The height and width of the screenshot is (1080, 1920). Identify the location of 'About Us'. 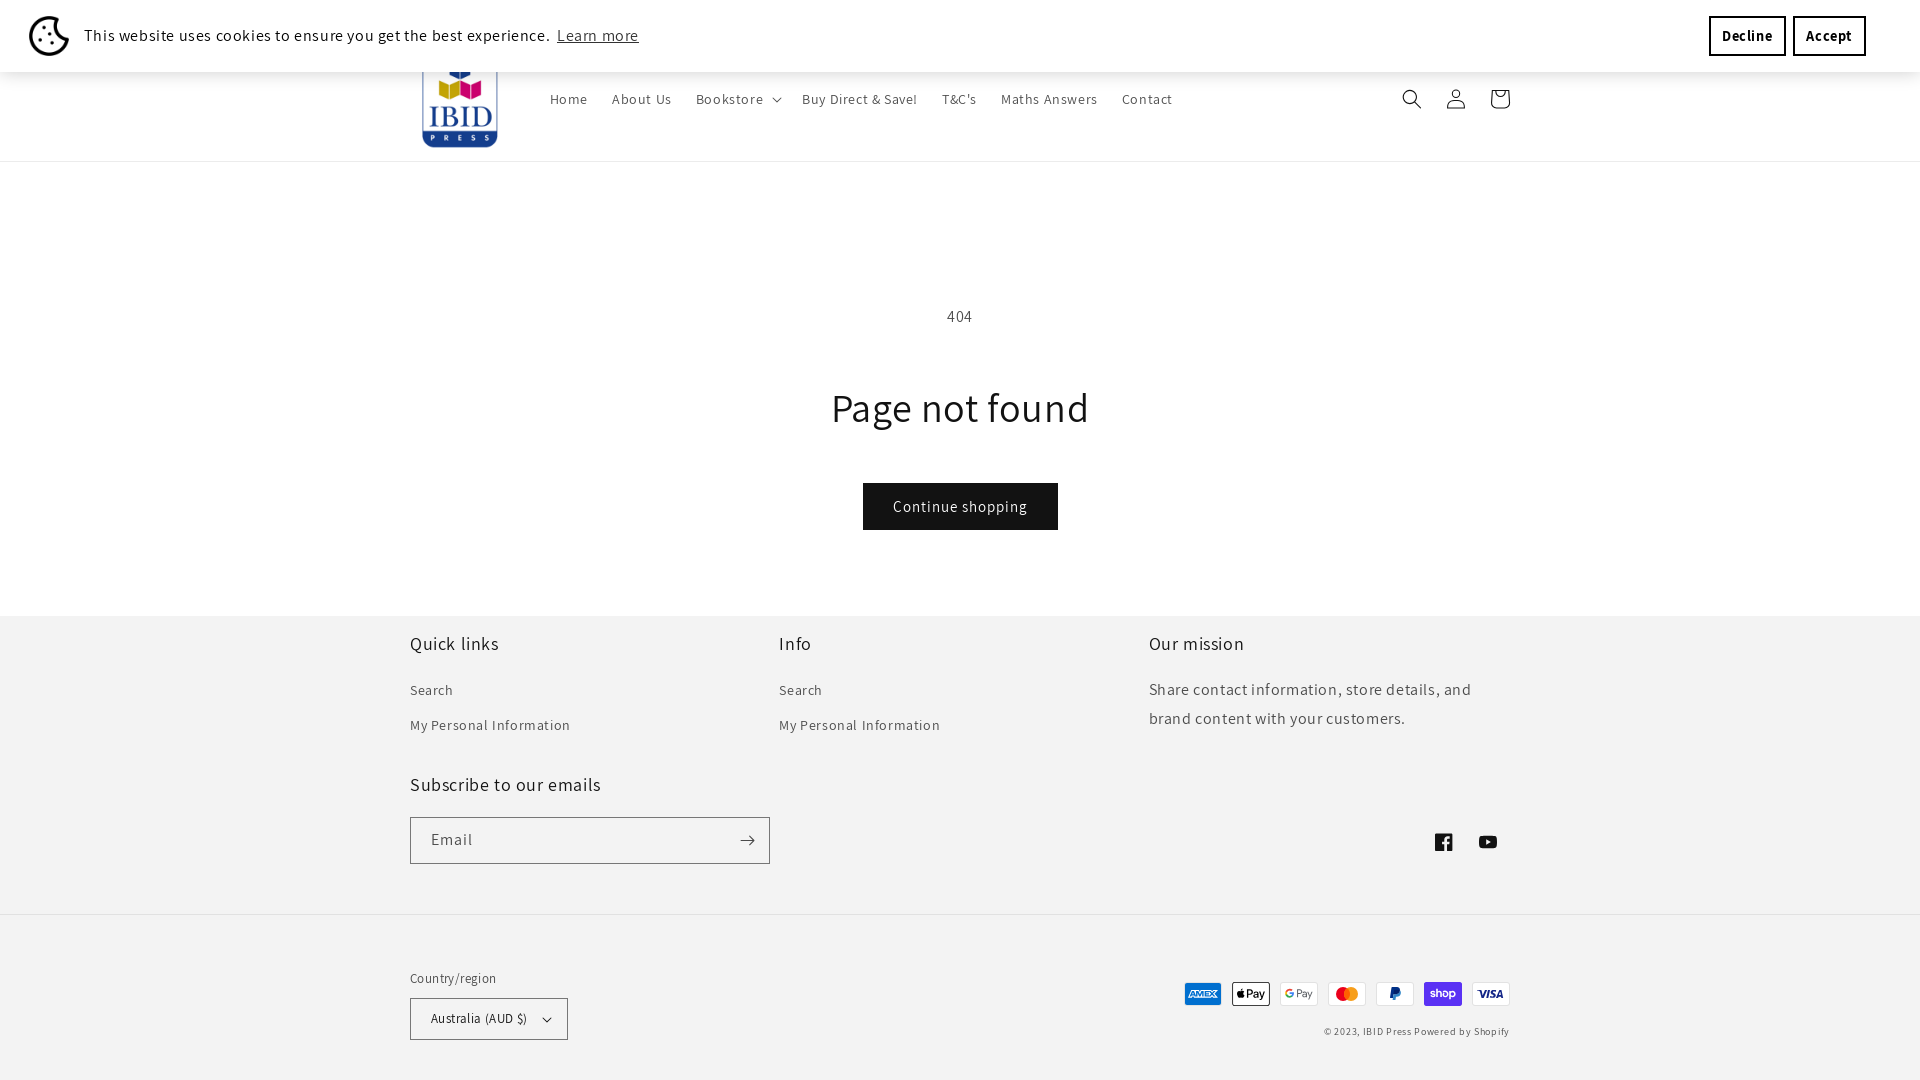
(642, 99).